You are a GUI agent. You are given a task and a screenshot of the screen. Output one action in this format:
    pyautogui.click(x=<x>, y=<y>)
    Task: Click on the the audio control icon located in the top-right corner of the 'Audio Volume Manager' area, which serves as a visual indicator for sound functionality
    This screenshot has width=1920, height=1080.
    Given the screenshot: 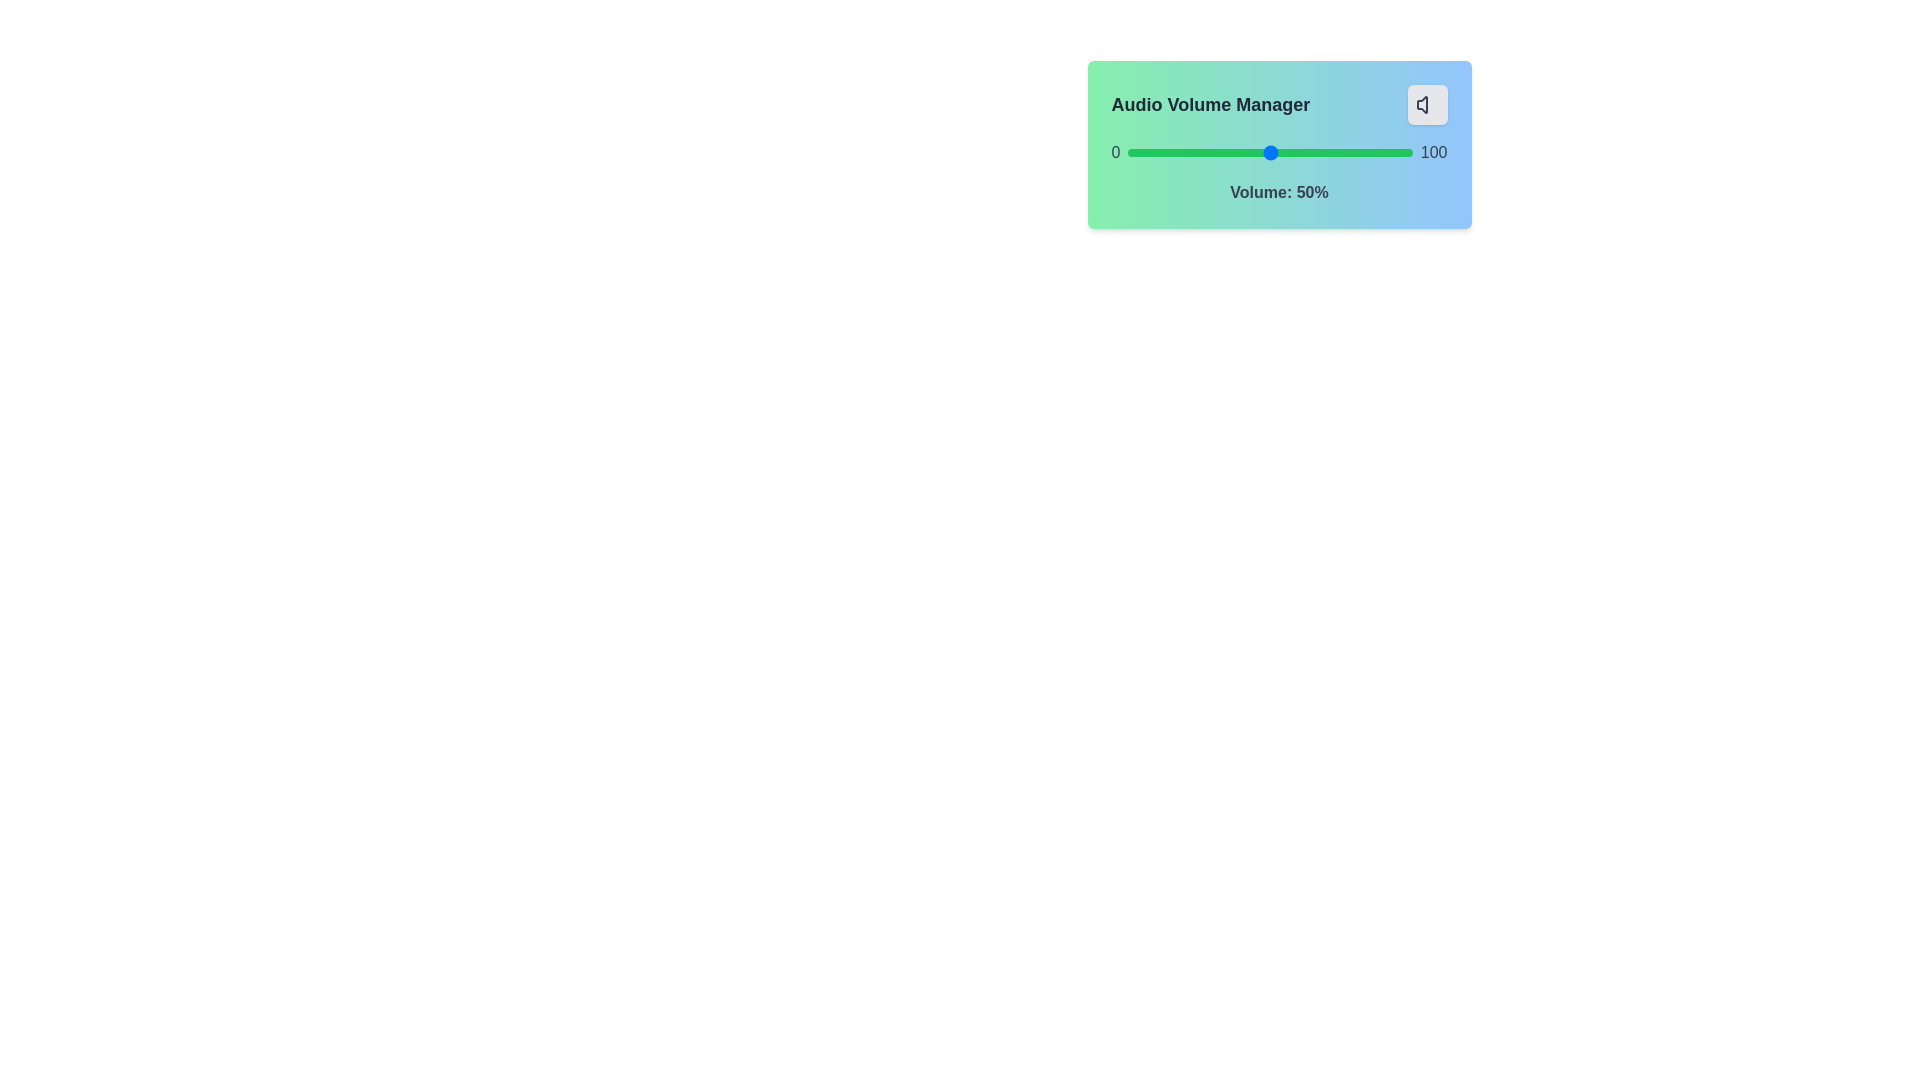 What is the action you would take?
    pyautogui.click(x=1420, y=104)
    